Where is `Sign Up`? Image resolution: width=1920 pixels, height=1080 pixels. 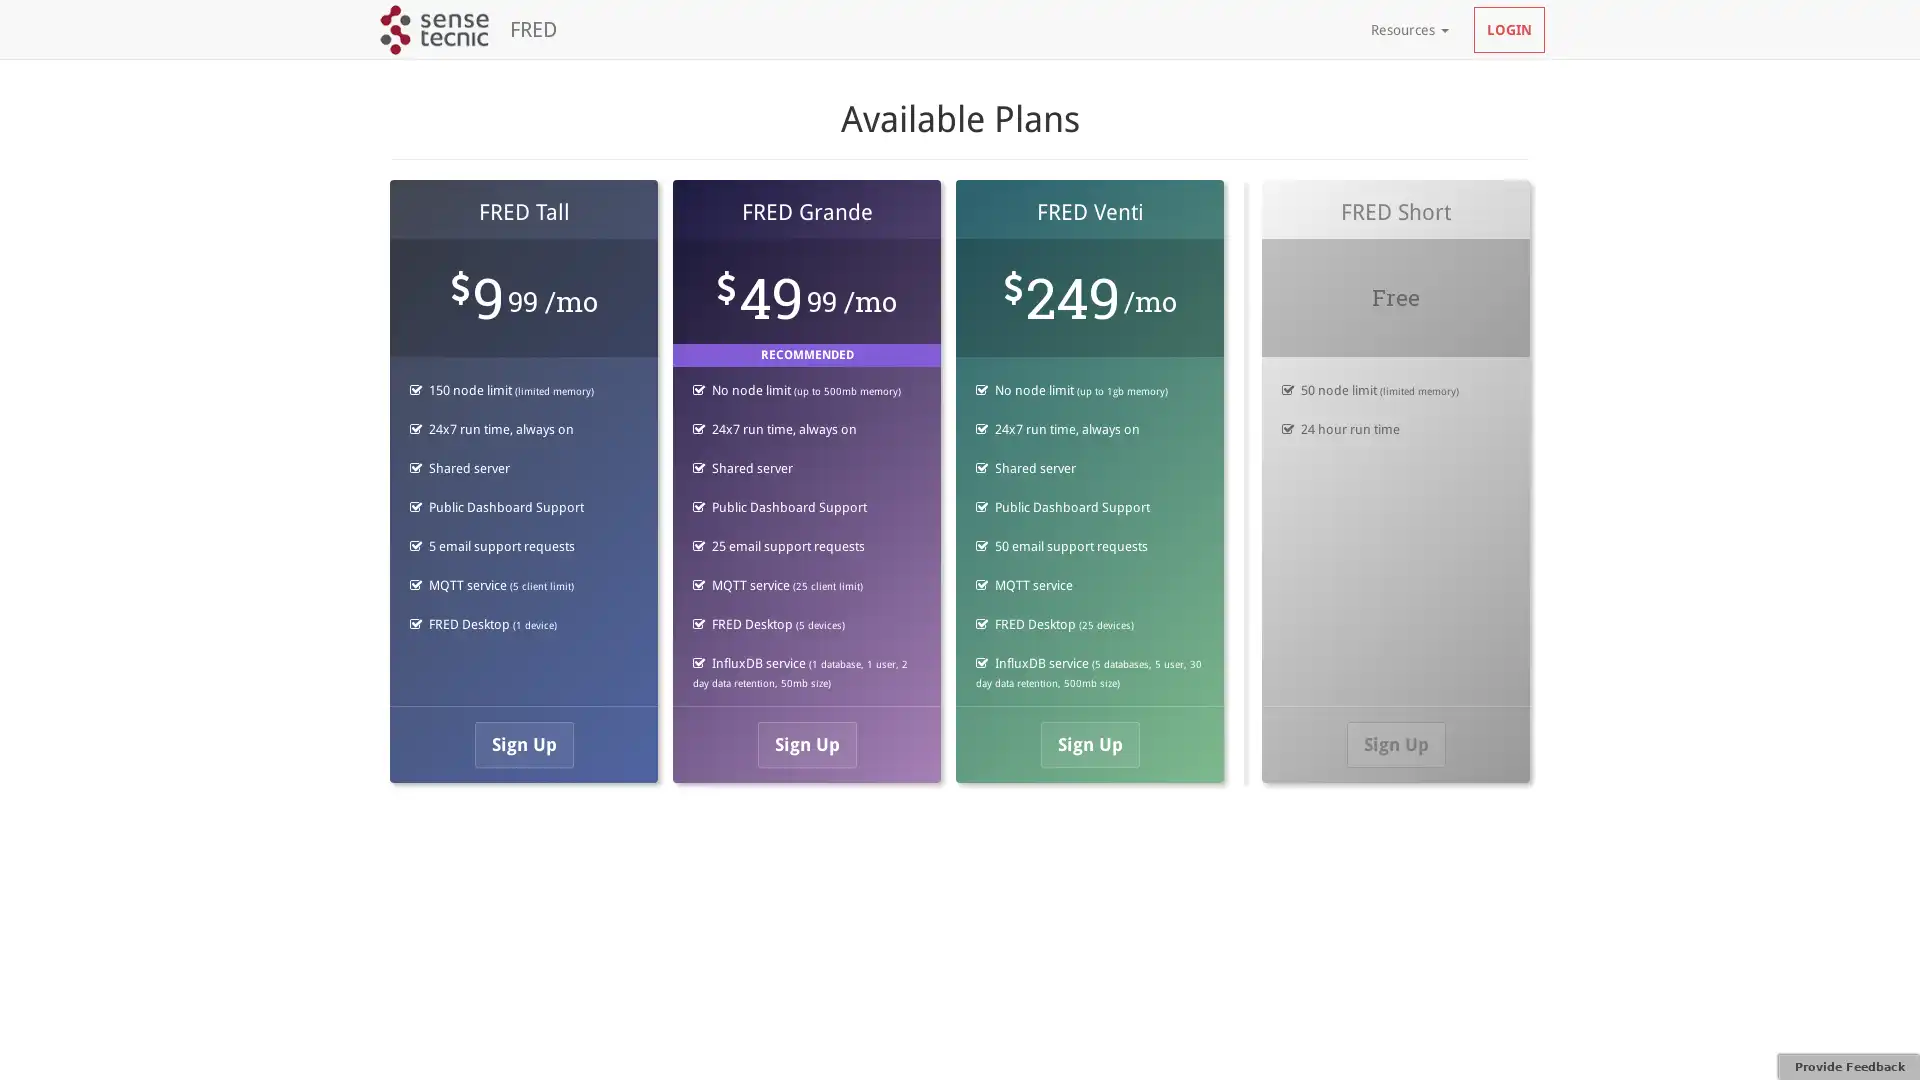 Sign Up is located at coordinates (1088, 744).